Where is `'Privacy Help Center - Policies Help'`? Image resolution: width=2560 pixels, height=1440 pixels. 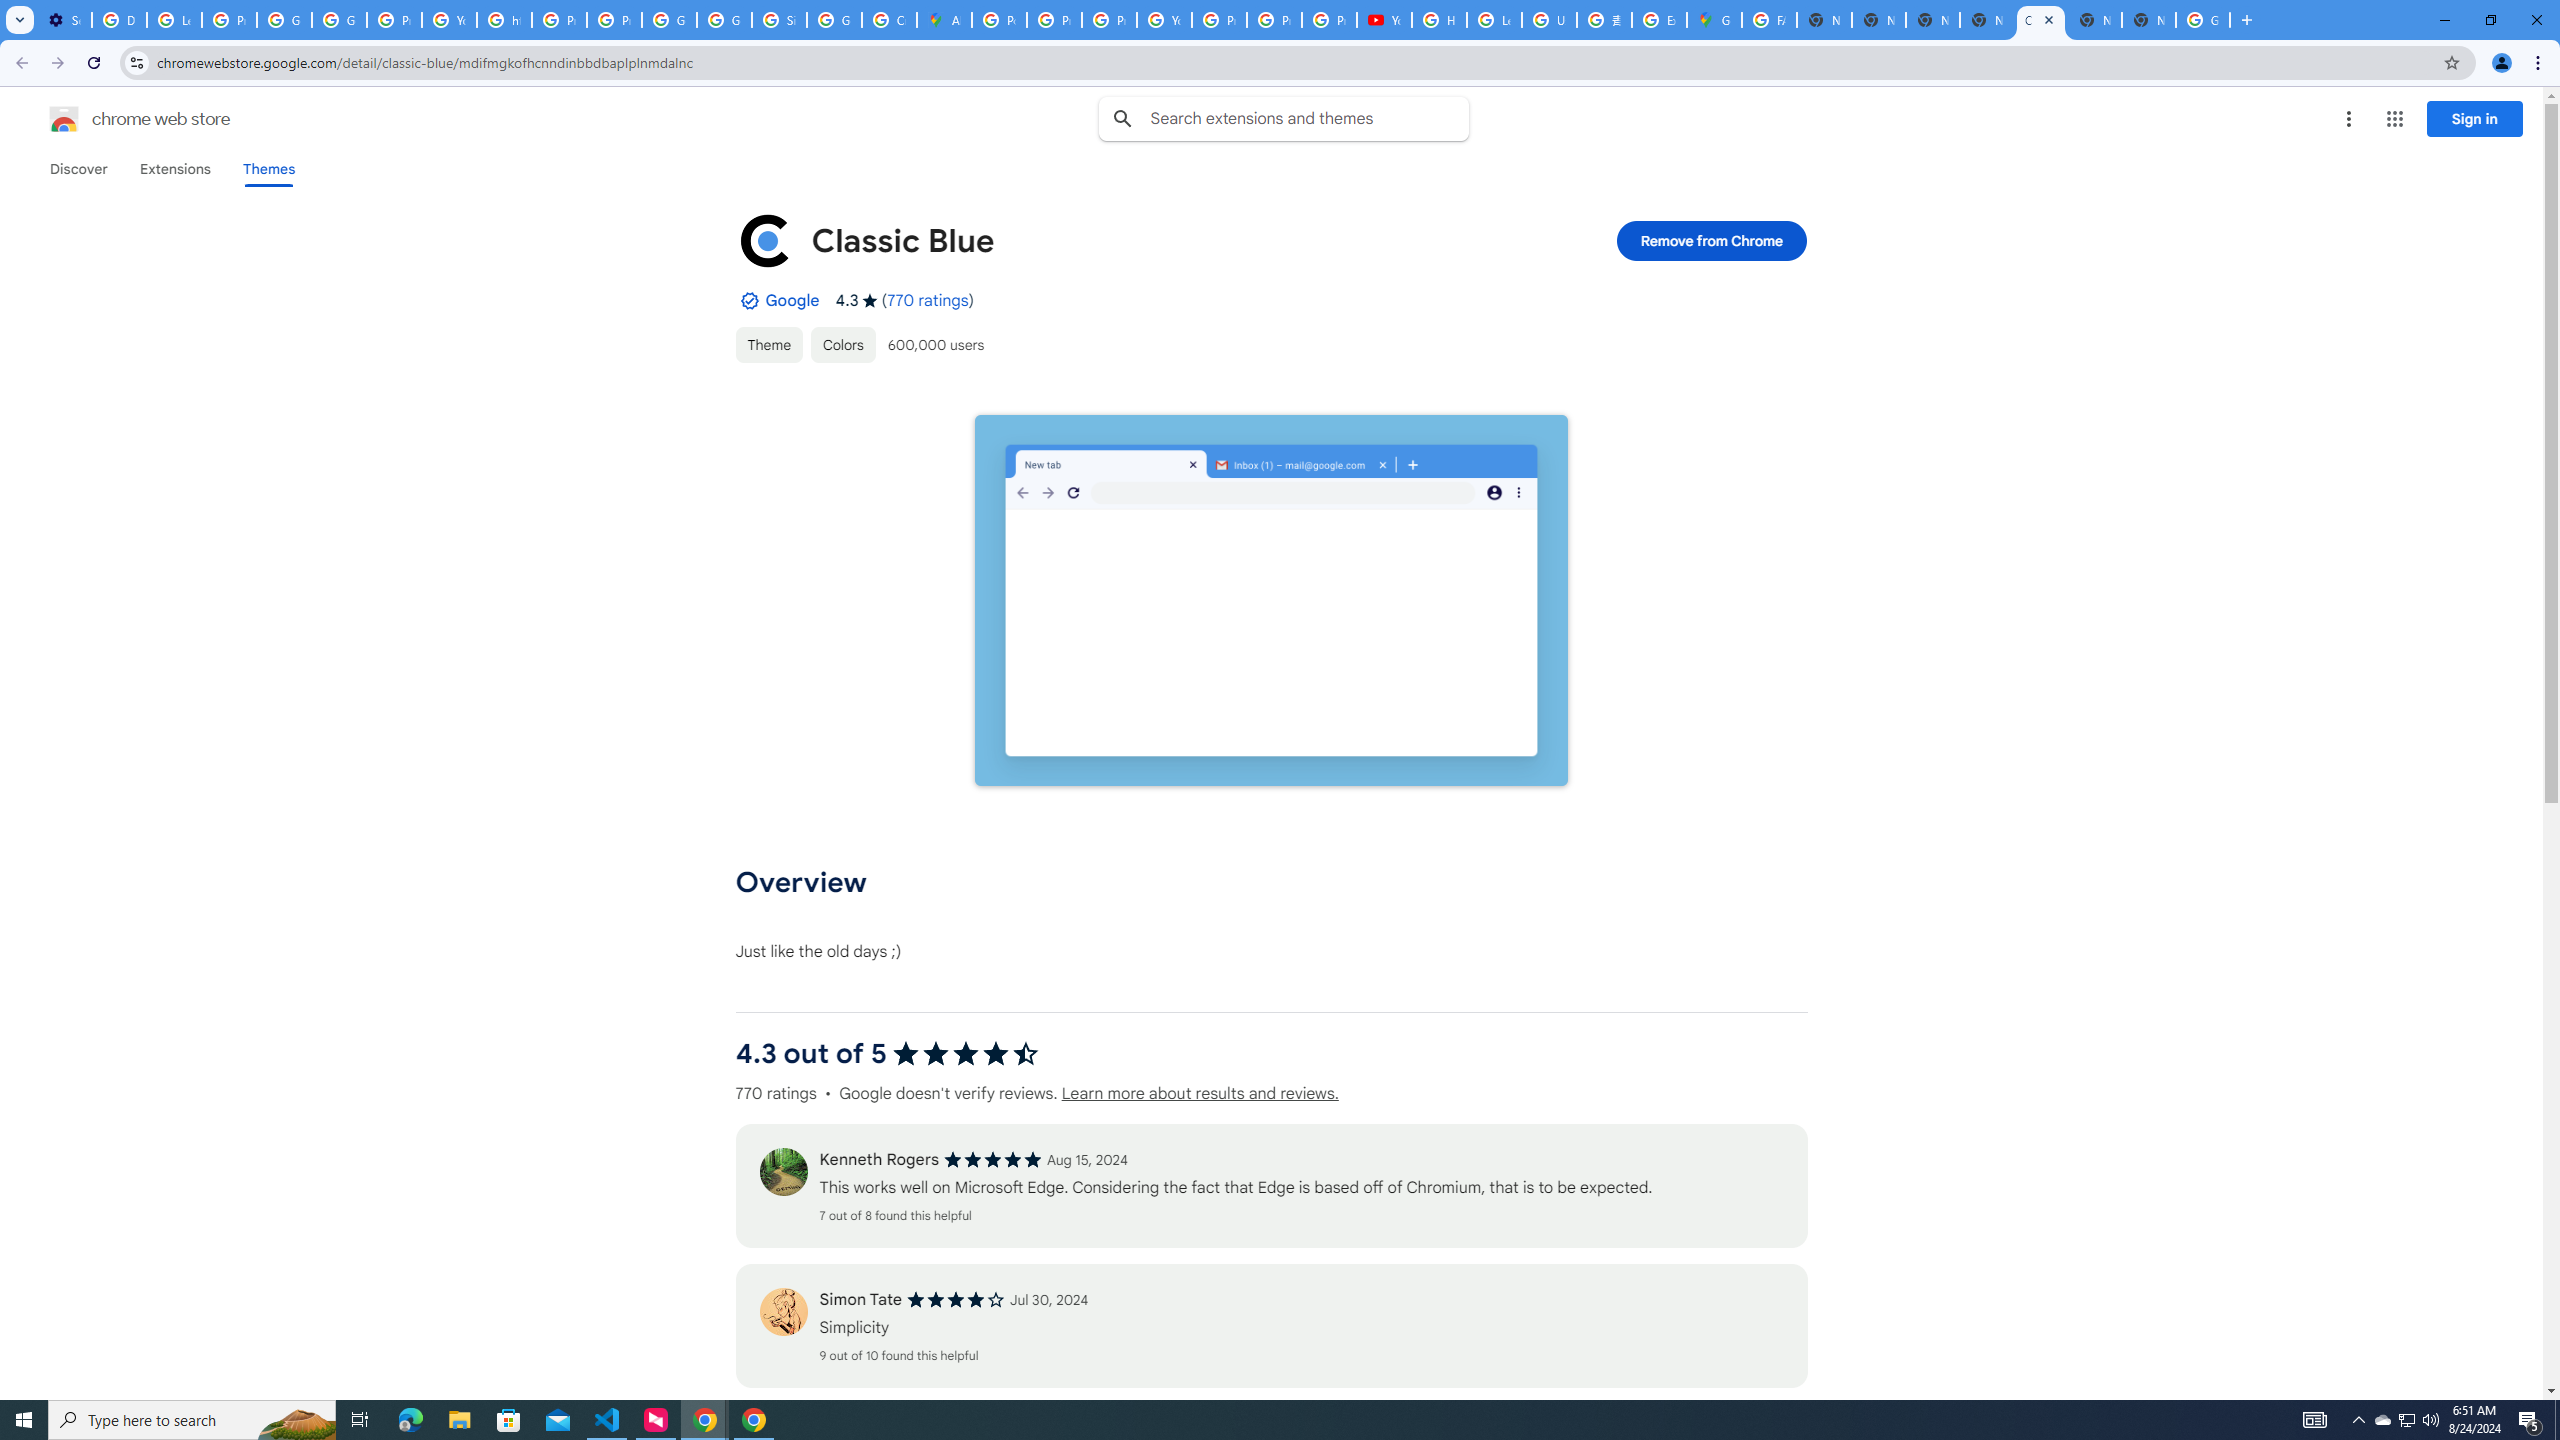
'Privacy Help Center - Policies Help' is located at coordinates (1108, 19).